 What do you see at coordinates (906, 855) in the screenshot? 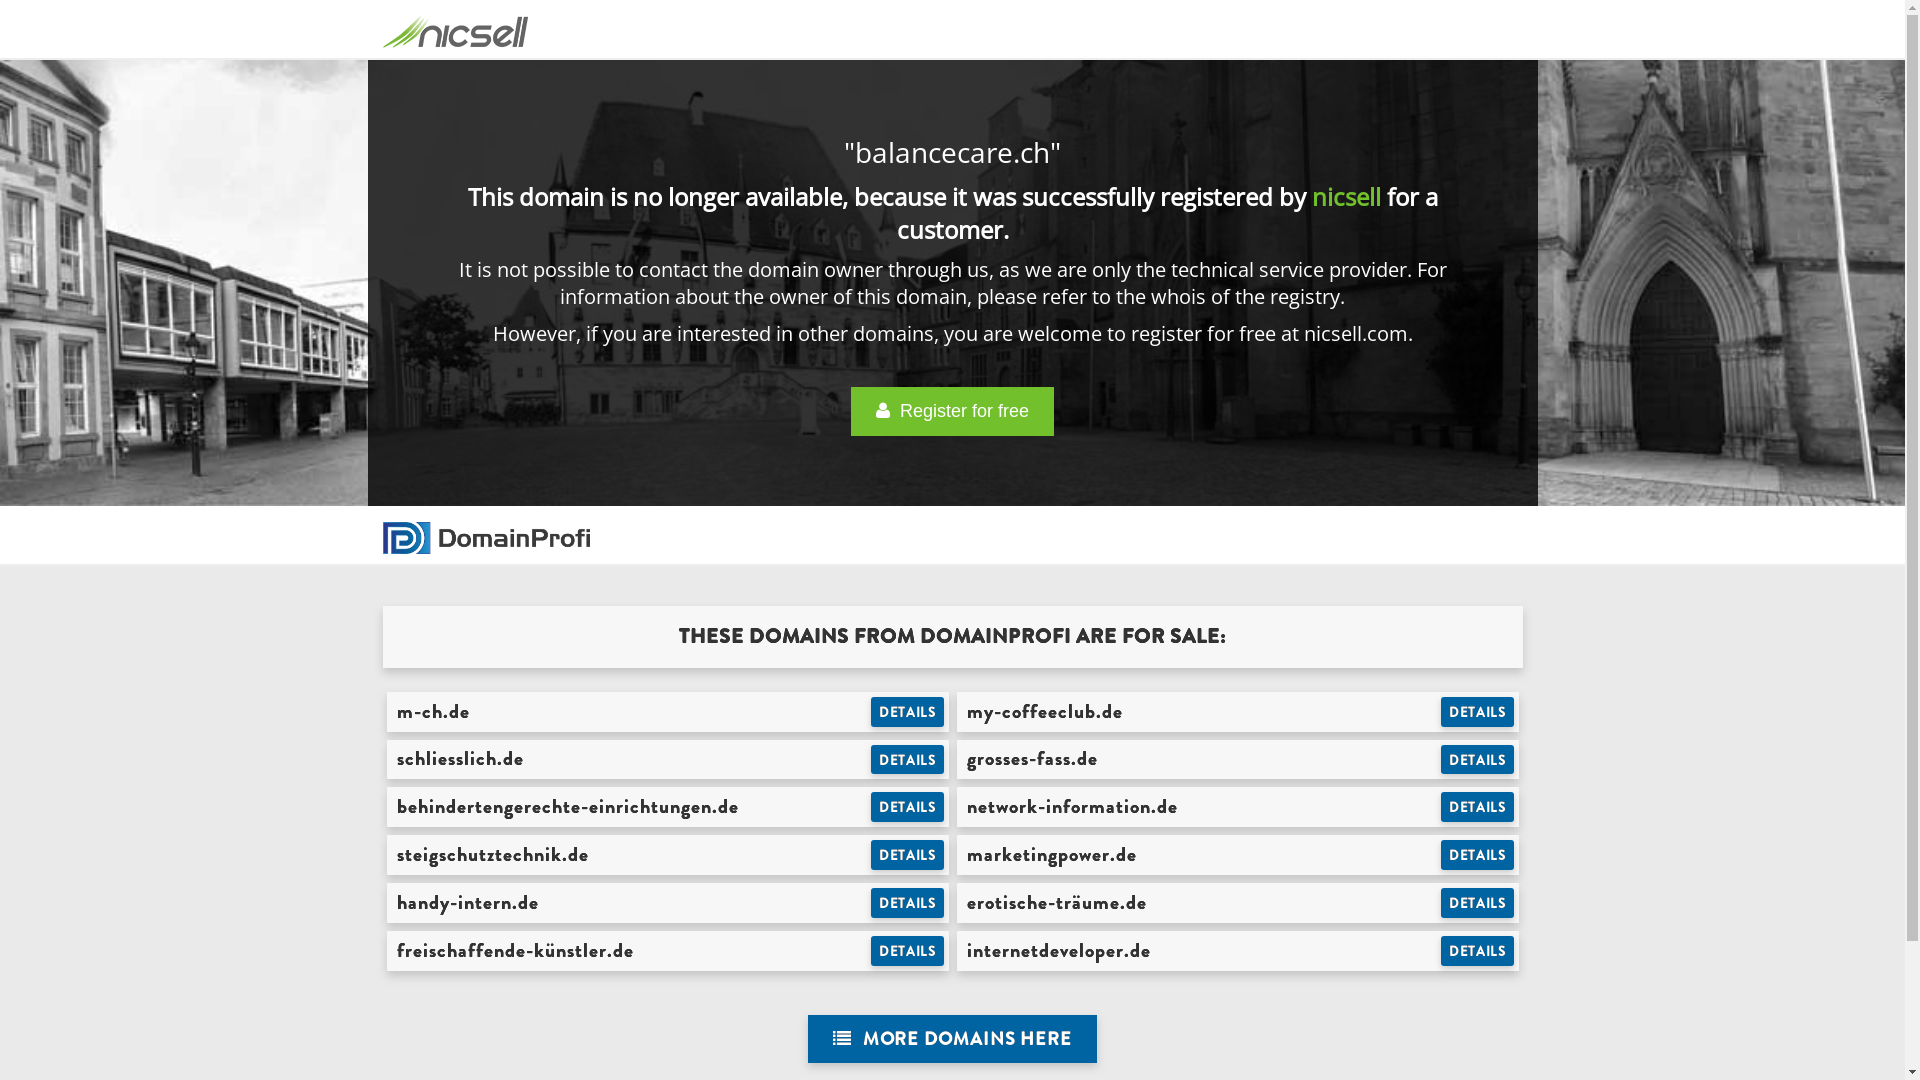
I see `'DETAILS'` at bounding box center [906, 855].